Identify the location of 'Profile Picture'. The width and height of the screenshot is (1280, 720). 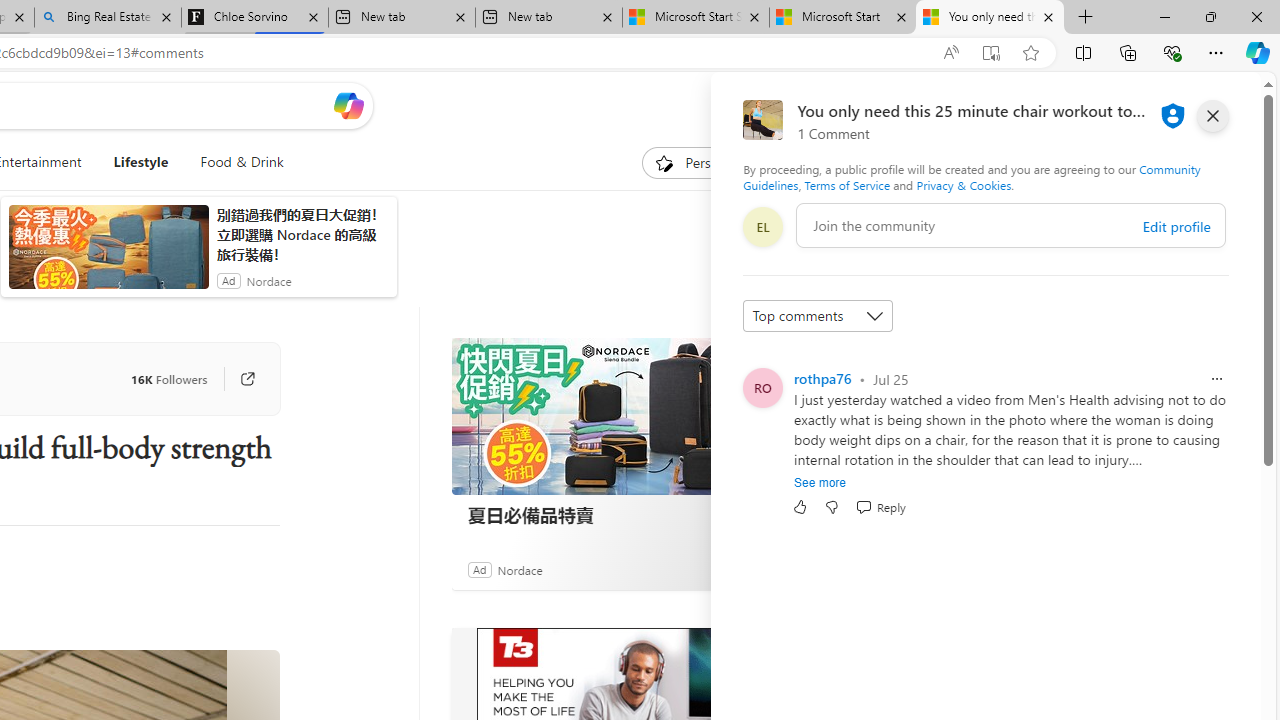
(761, 388).